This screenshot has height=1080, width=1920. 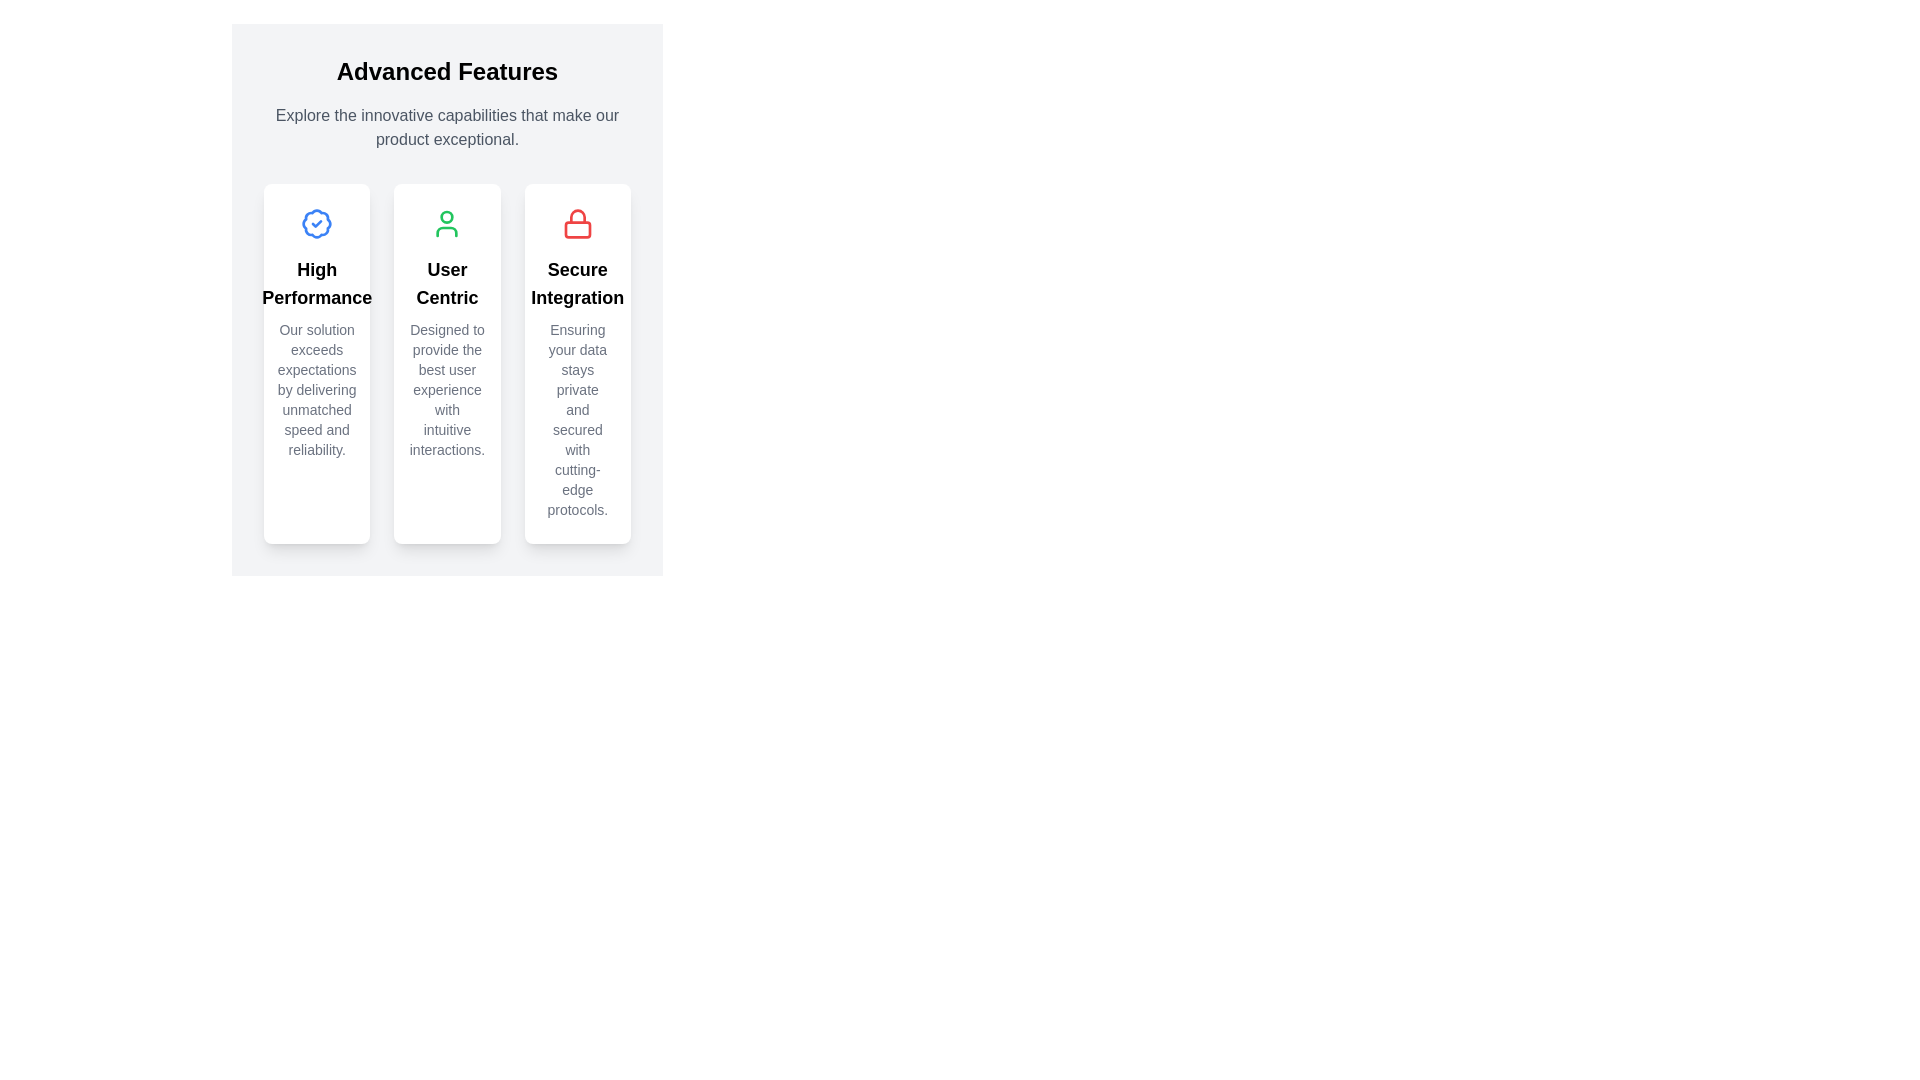 What do you see at coordinates (576, 284) in the screenshot?
I see `the Text Label that serves as the header for the section describing secure integration, located beneath a red lock icon in the third column of a three-column layout` at bounding box center [576, 284].